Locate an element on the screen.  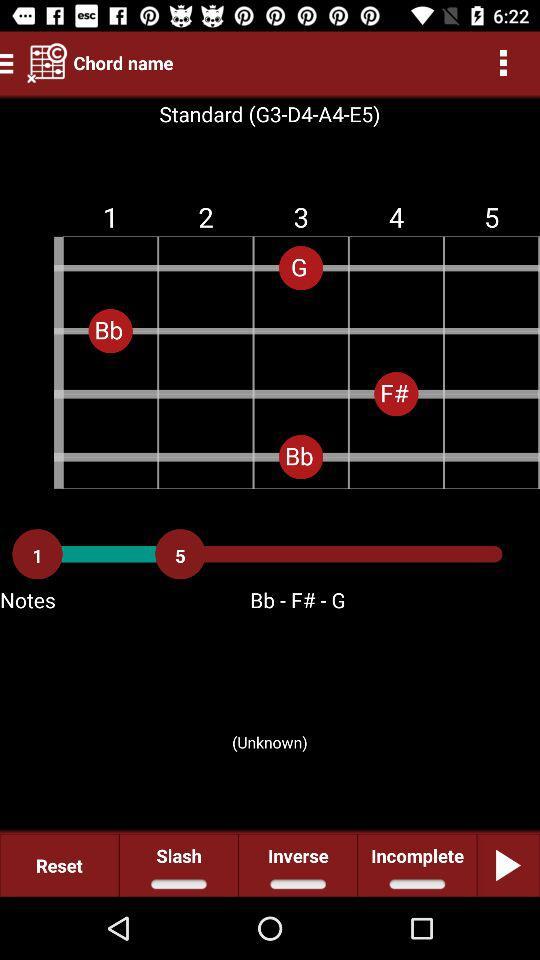
incomplete item is located at coordinates (416, 864).